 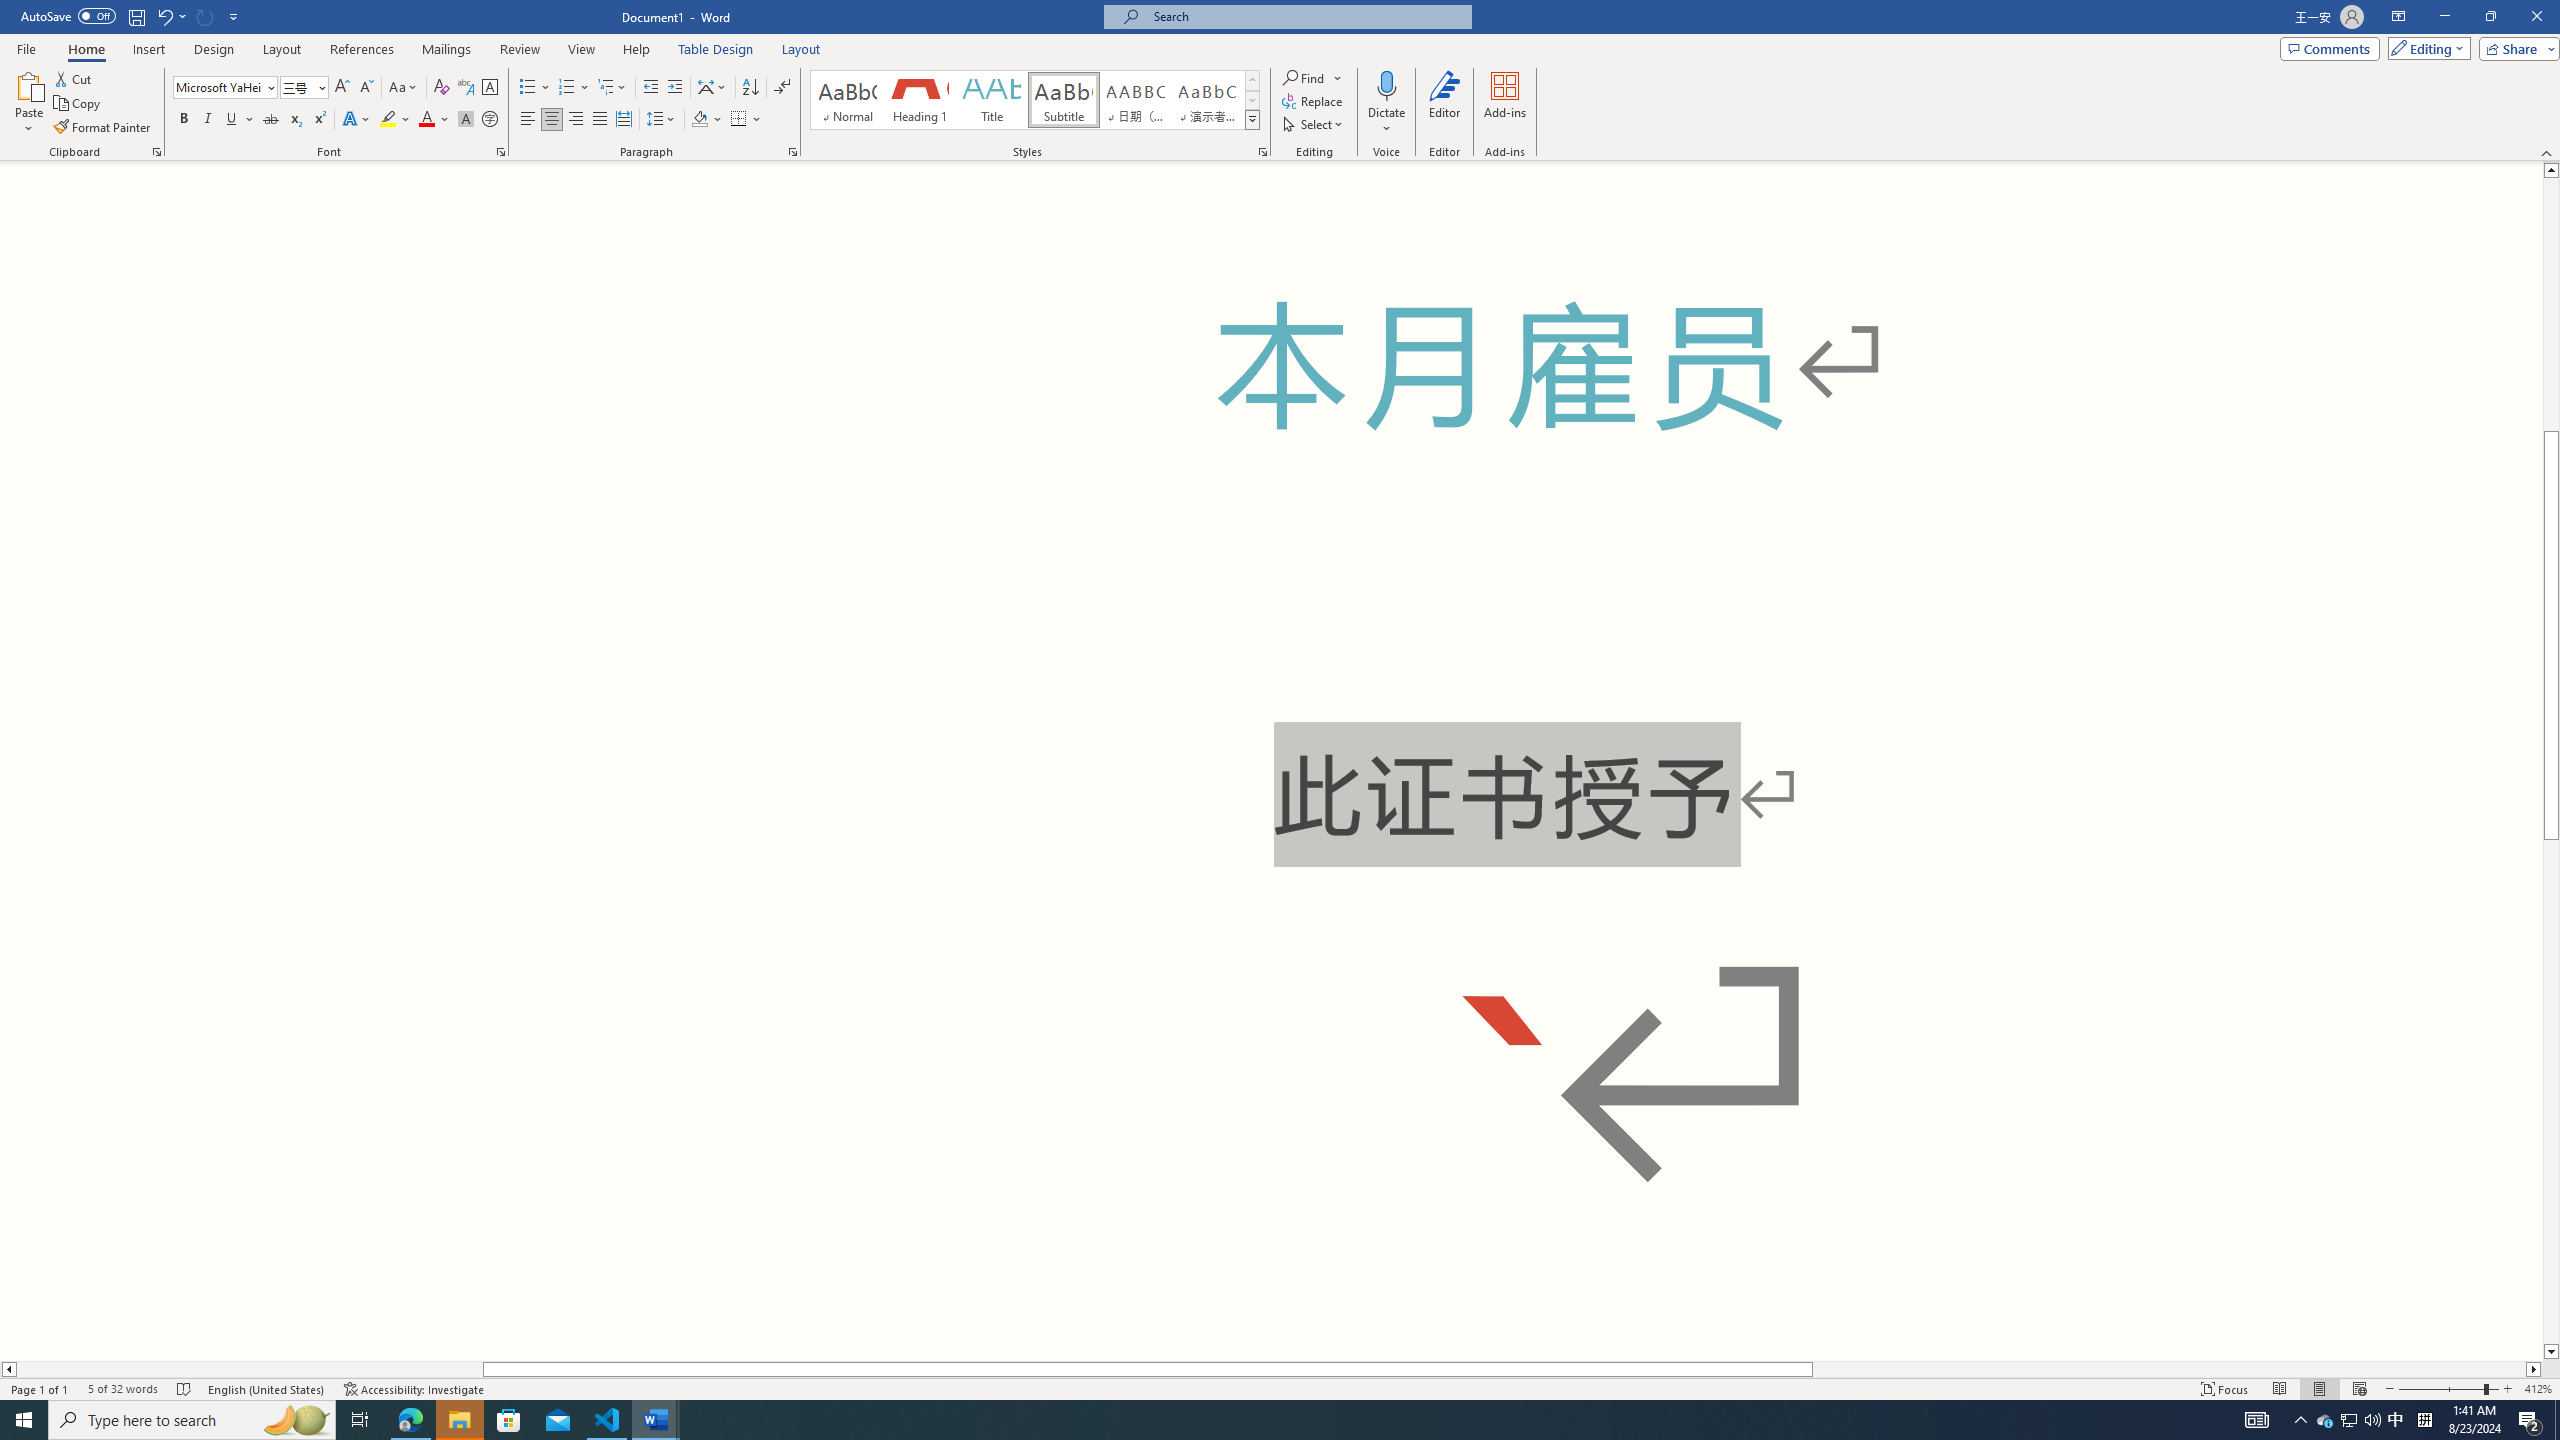 What do you see at coordinates (2397, 16) in the screenshot?
I see `'Ribbon Display Options'` at bounding box center [2397, 16].